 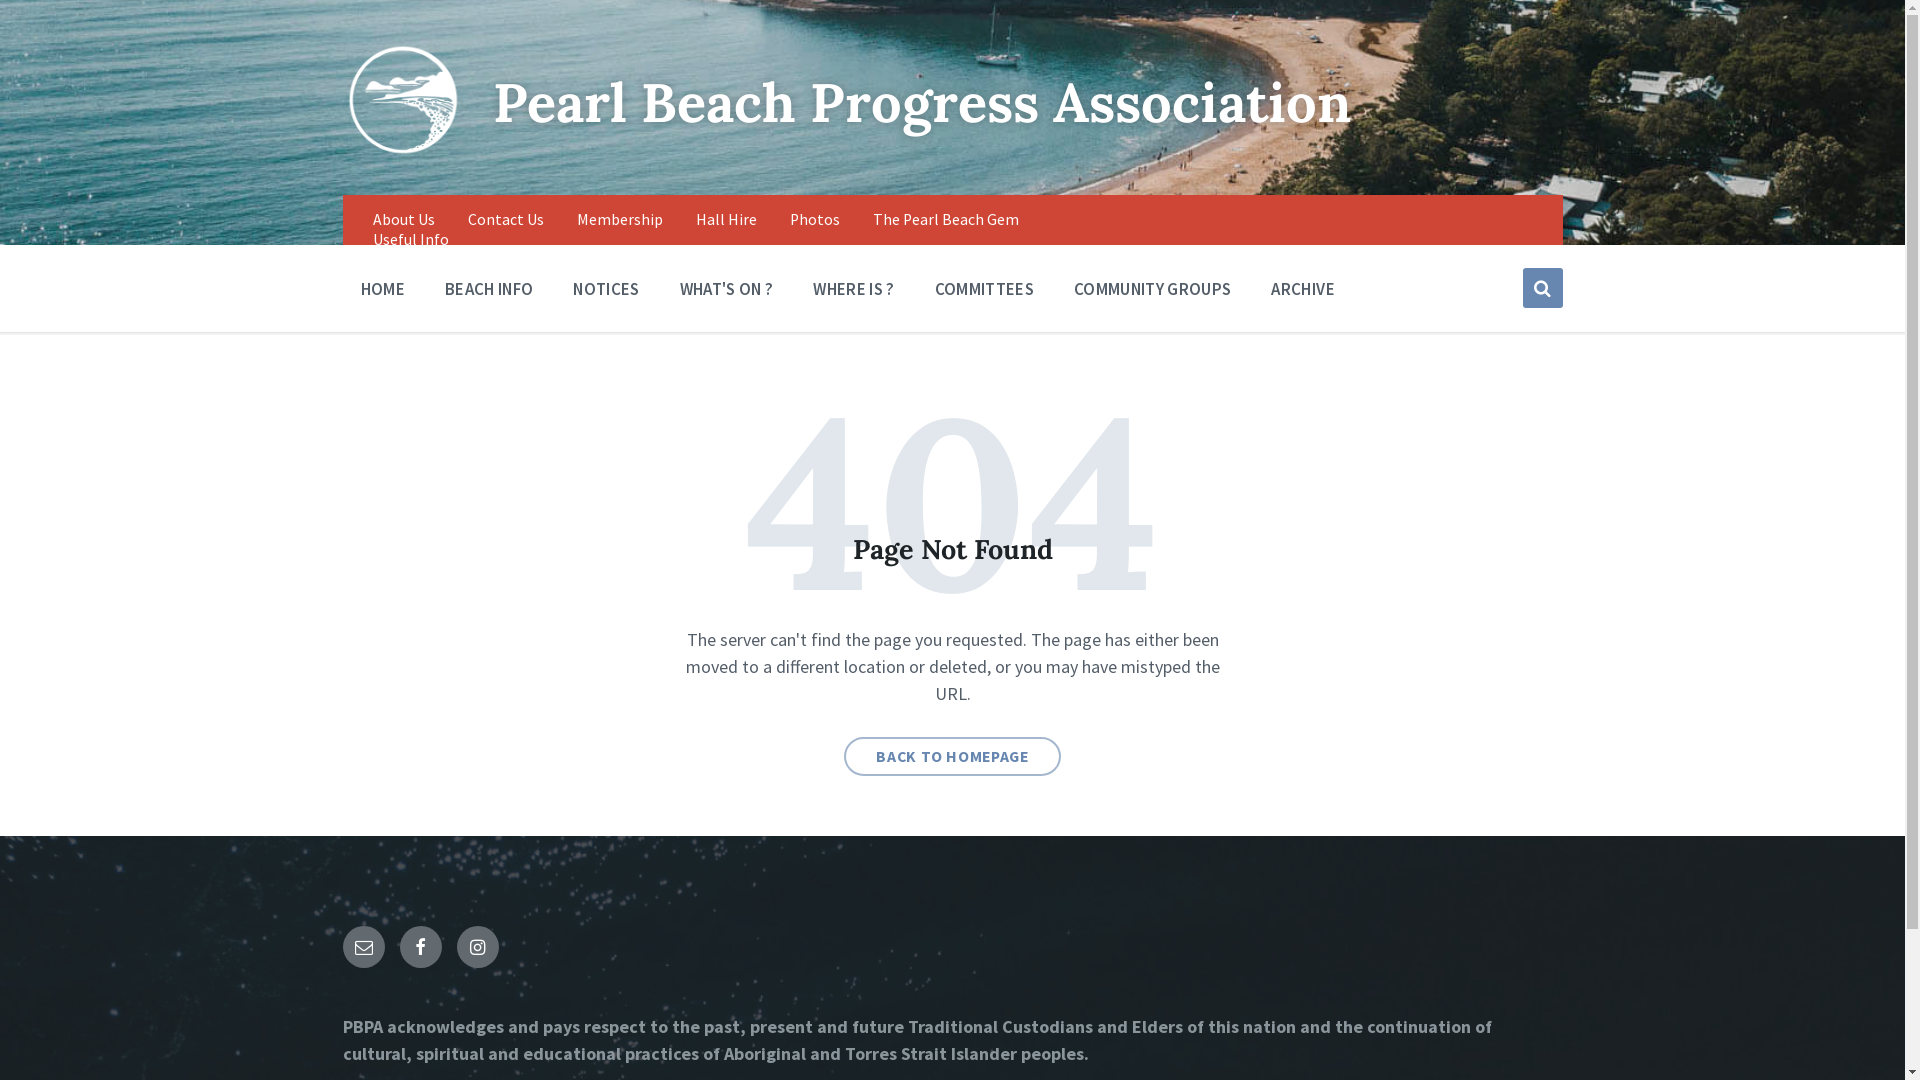 What do you see at coordinates (475, 946) in the screenshot?
I see `'Instagram'` at bounding box center [475, 946].